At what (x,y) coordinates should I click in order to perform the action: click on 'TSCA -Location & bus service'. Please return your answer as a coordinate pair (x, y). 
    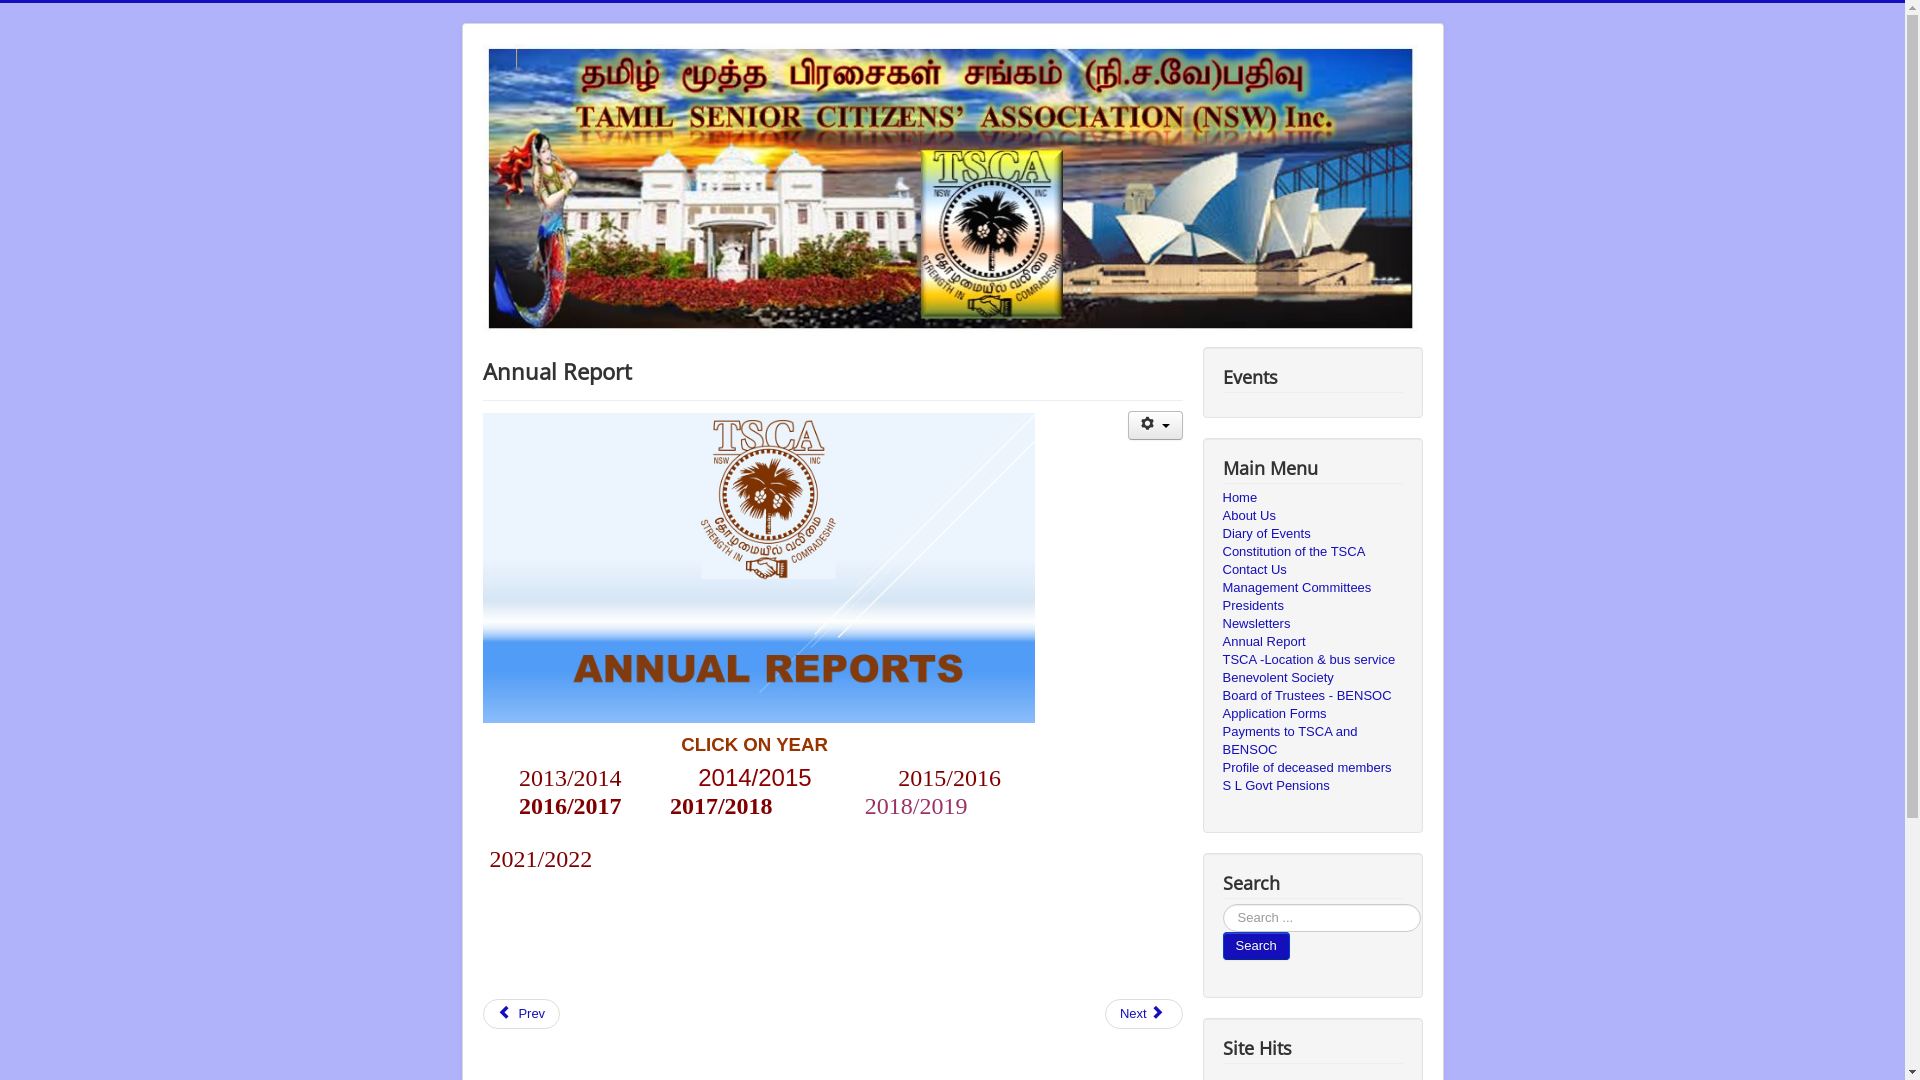
    Looking at the image, I should click on (1221, 659).